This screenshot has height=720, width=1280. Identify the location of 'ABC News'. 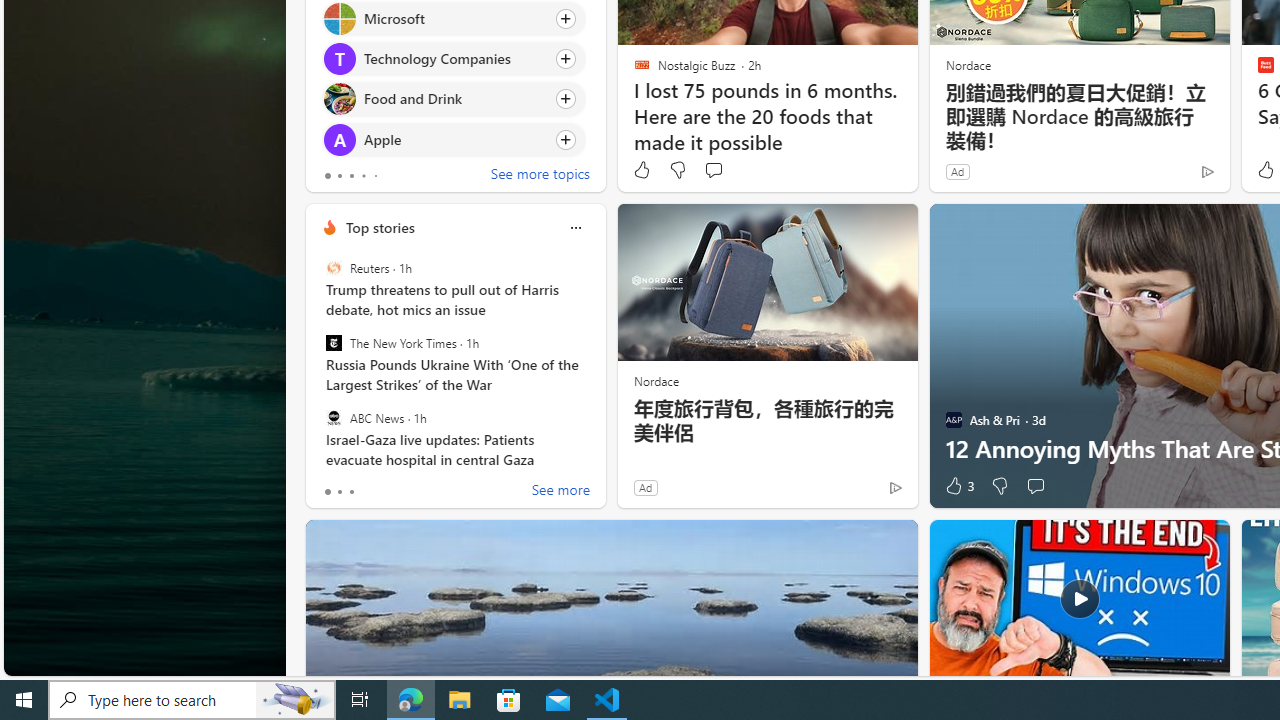
(333, 416).